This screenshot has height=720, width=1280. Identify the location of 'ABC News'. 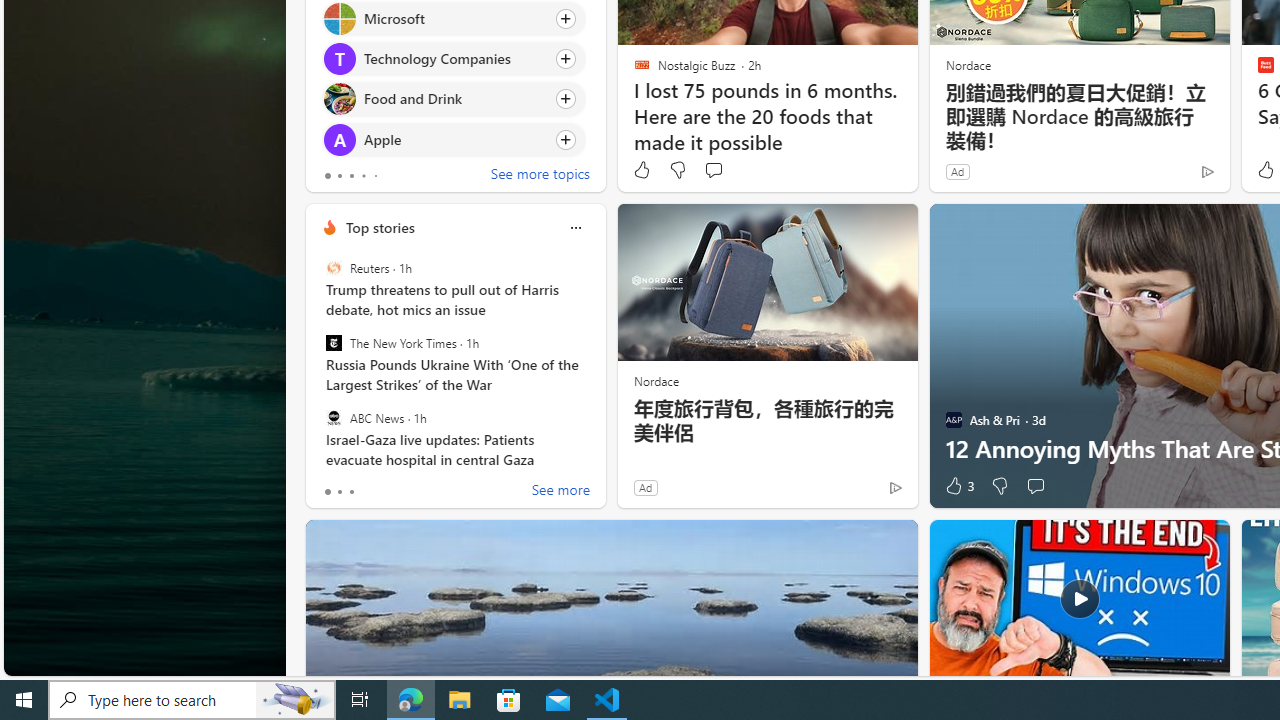
(333, 416).